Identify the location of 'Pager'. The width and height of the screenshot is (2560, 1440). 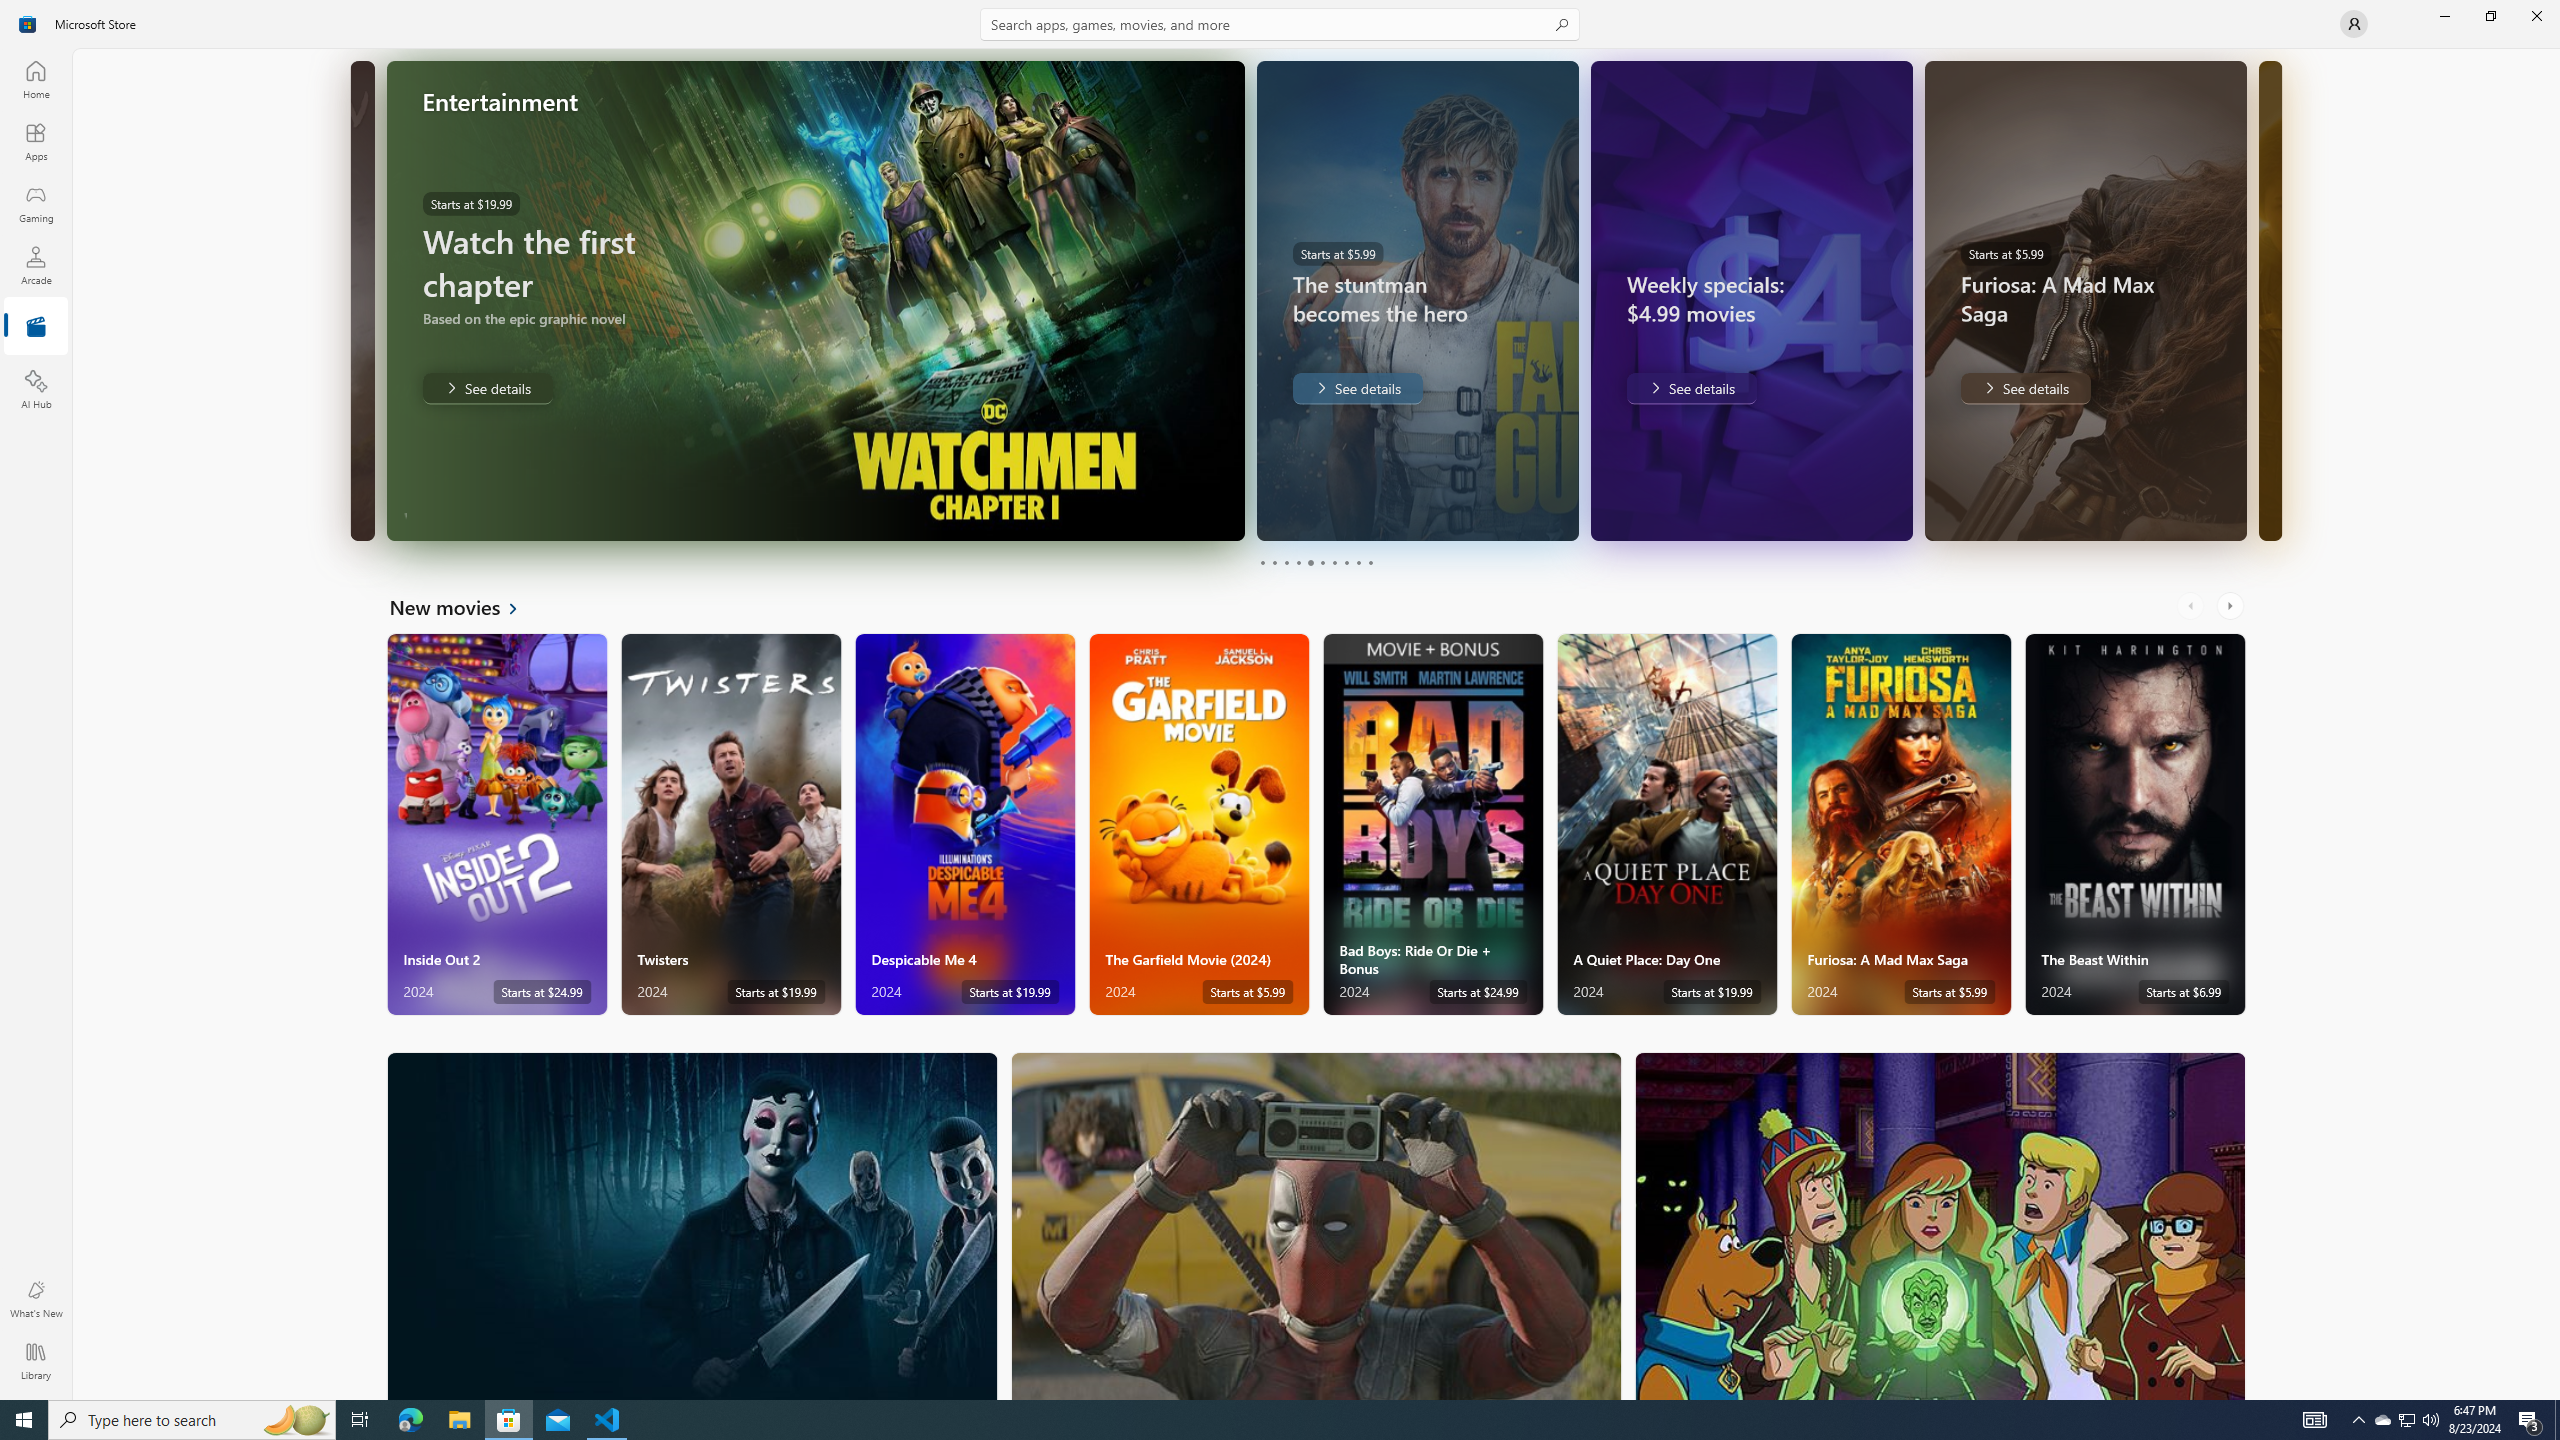
(1316, 562).